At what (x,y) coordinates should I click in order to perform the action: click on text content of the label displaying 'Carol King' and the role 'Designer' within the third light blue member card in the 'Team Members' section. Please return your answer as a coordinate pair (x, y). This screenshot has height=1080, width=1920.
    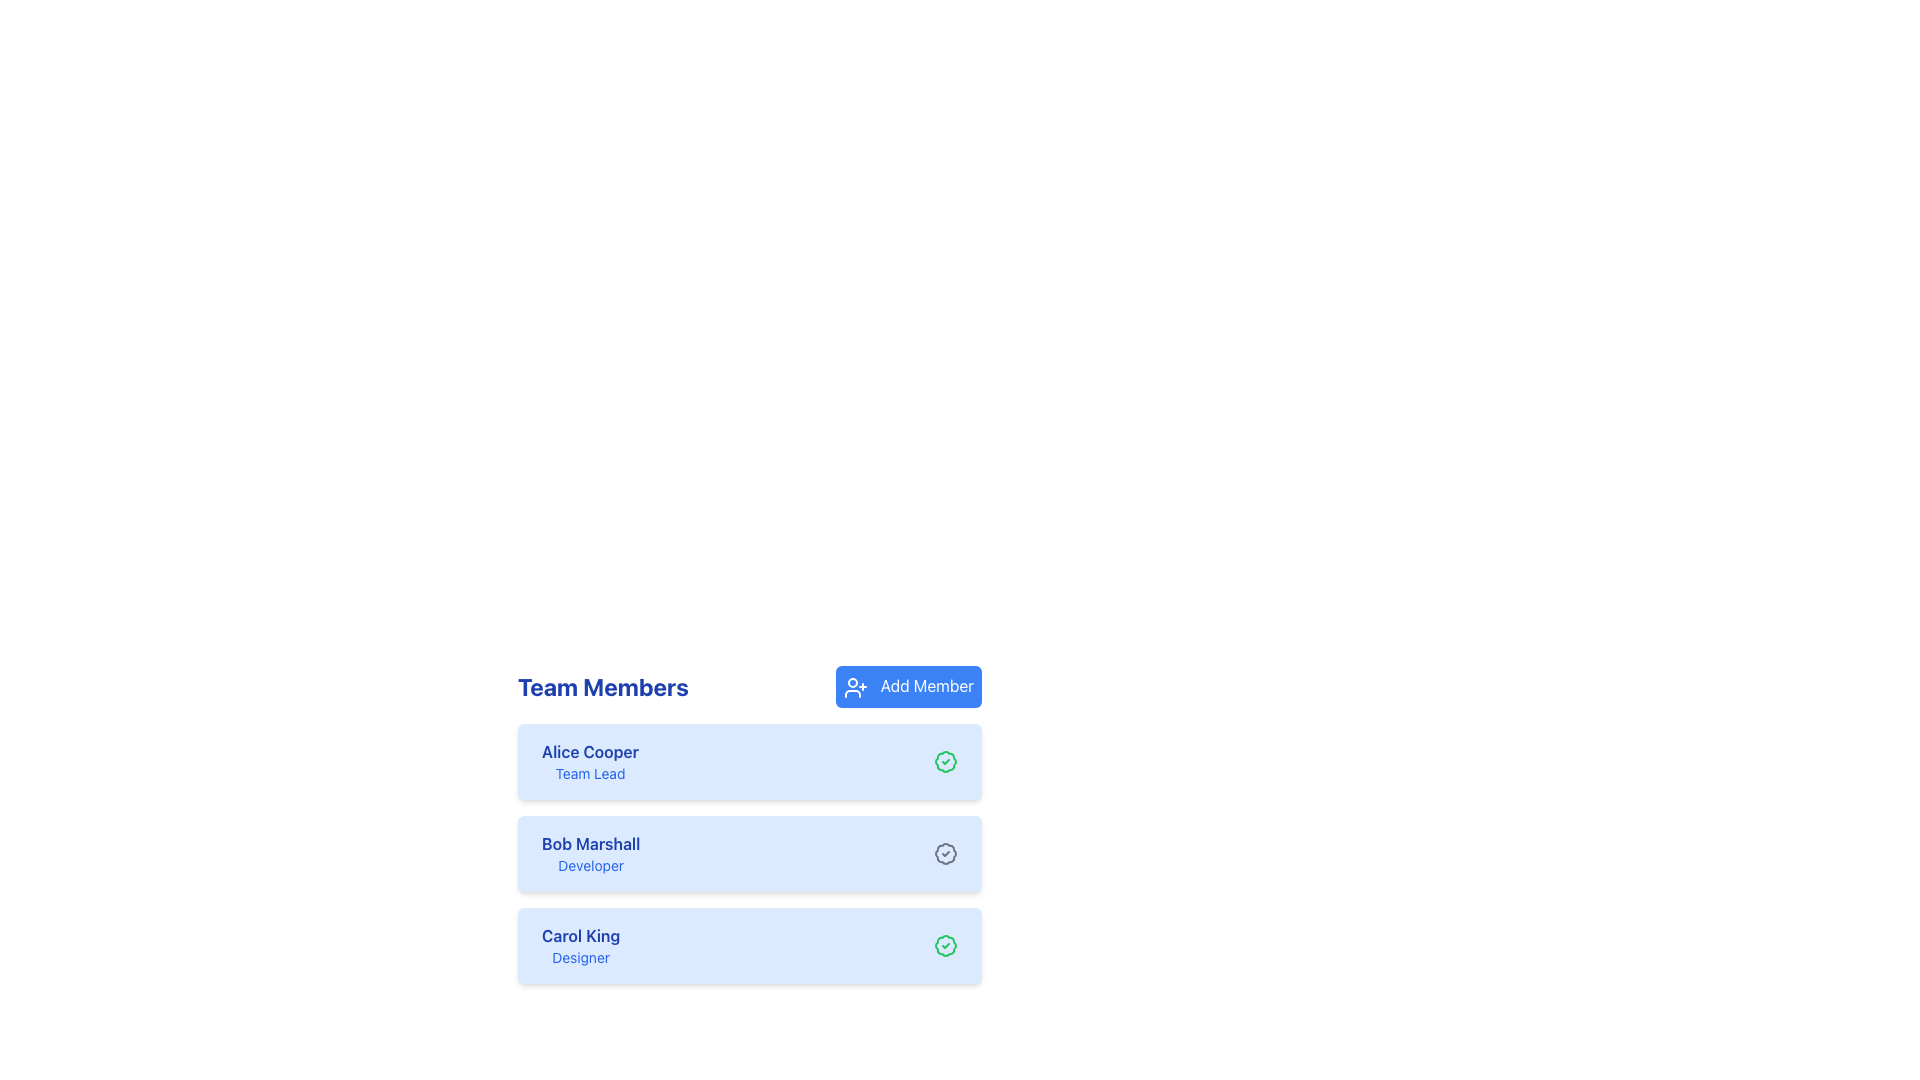
    Looking at the image, I should click on (580, 945).